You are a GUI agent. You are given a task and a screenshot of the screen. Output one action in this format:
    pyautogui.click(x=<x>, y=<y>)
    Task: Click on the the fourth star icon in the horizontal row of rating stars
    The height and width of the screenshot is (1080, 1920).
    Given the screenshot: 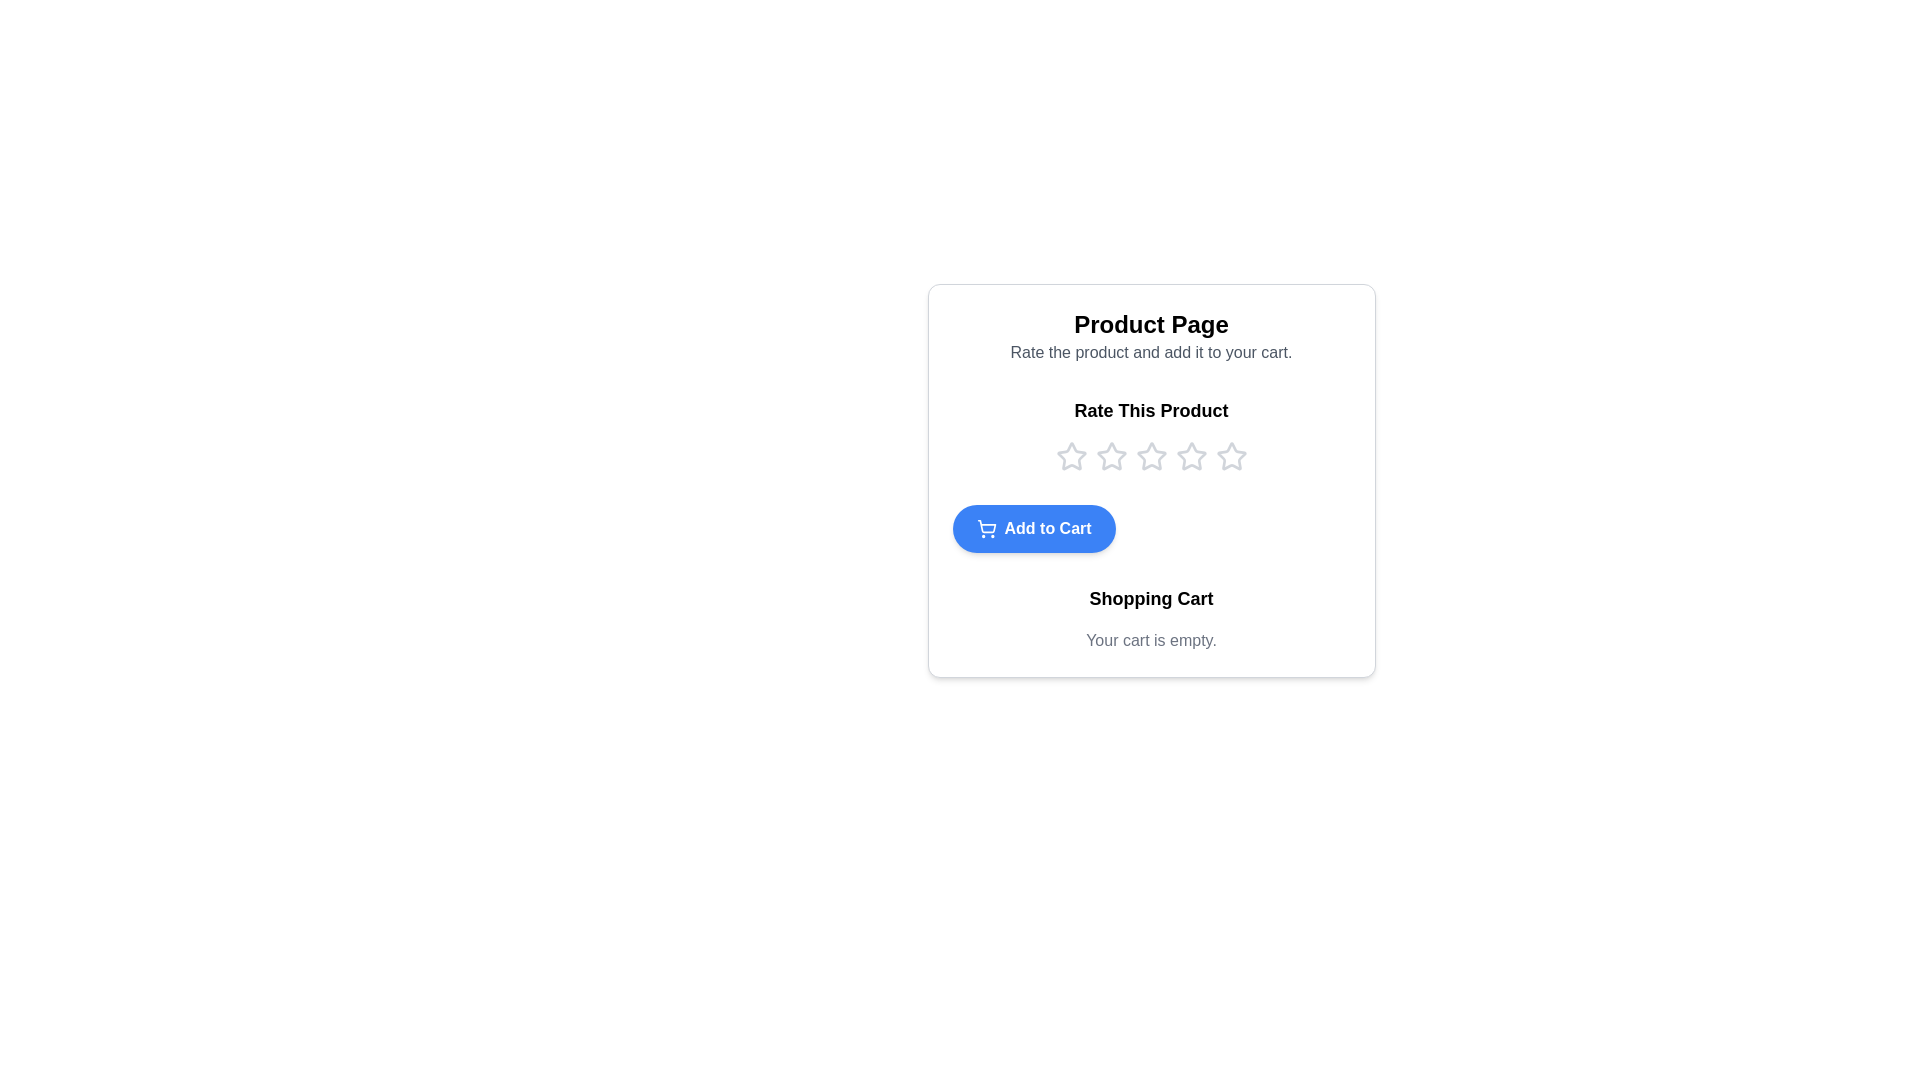 What is the action you would take?
    pyautogui.click(x=1191, y=456)
    